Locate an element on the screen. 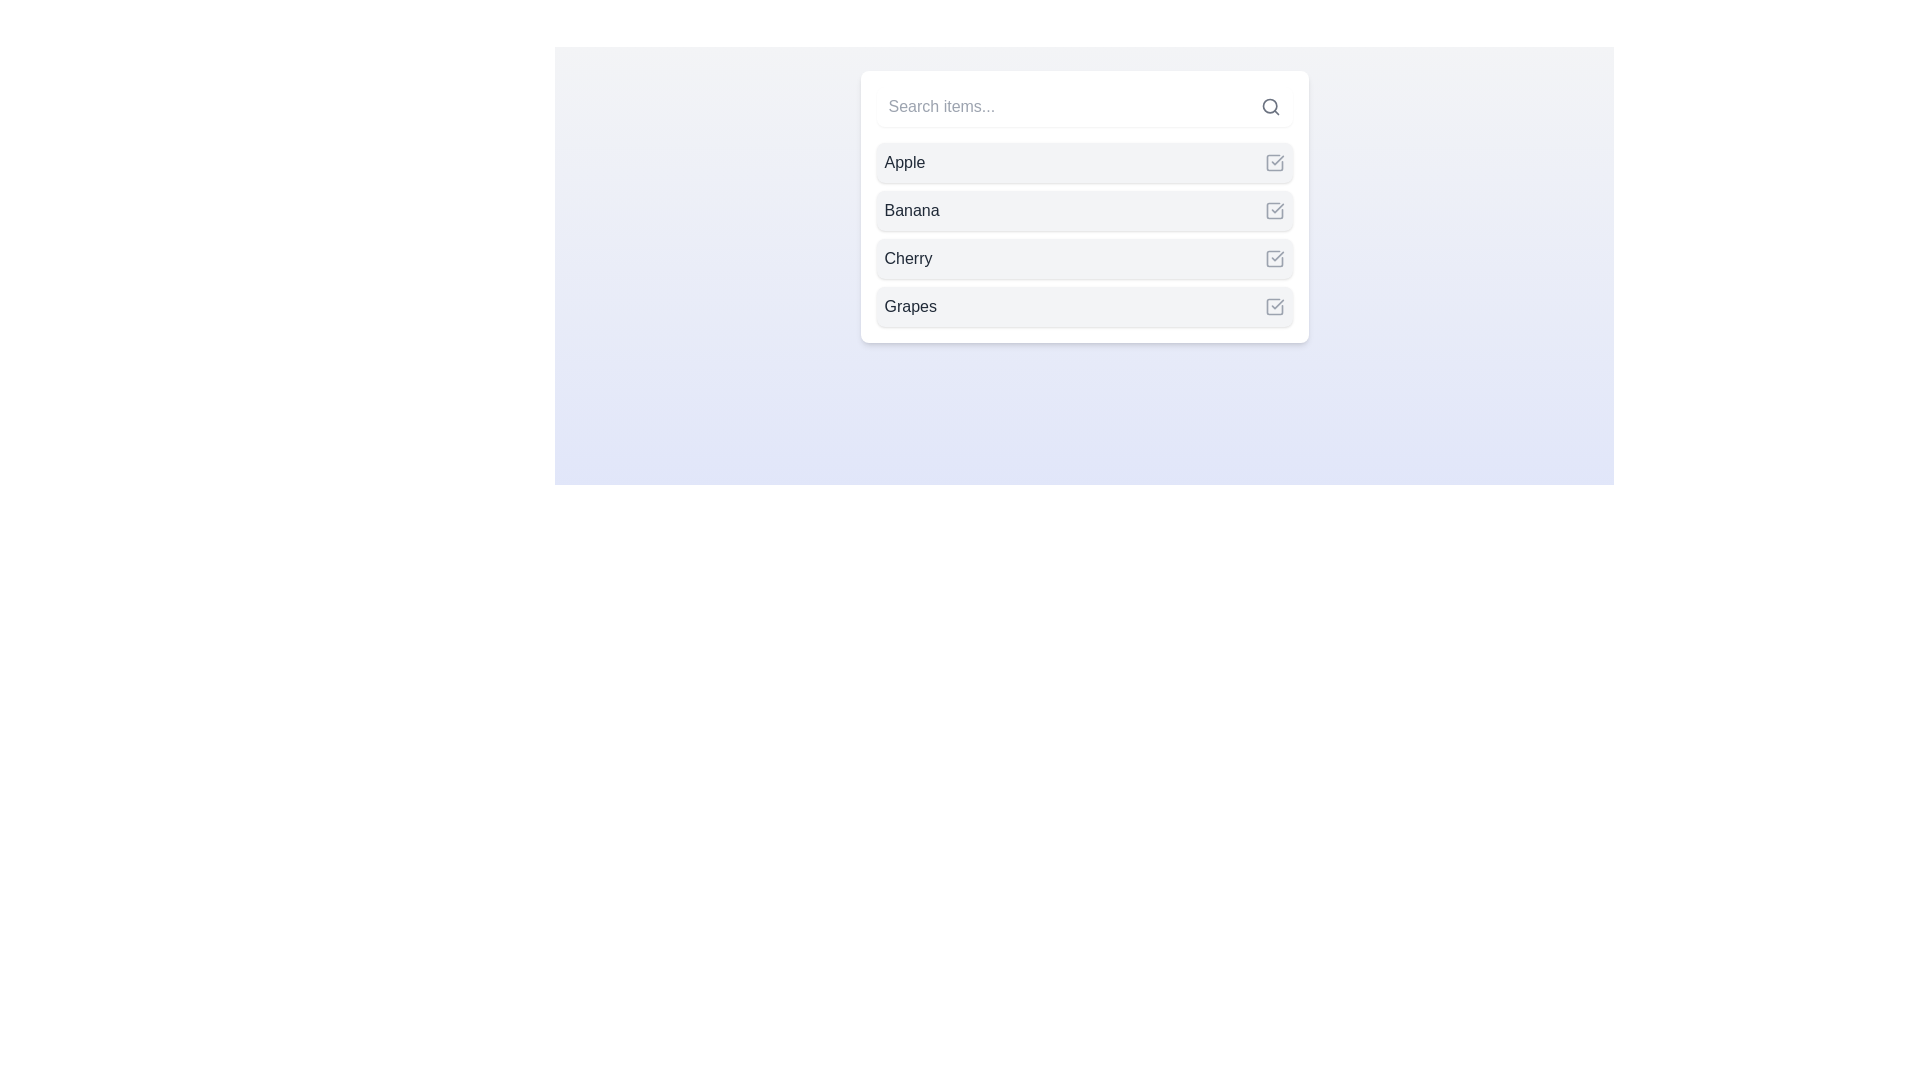  the circular SVG element located inside the search icon at the top-right corner of the input box is located at coordinates (1268, 106).